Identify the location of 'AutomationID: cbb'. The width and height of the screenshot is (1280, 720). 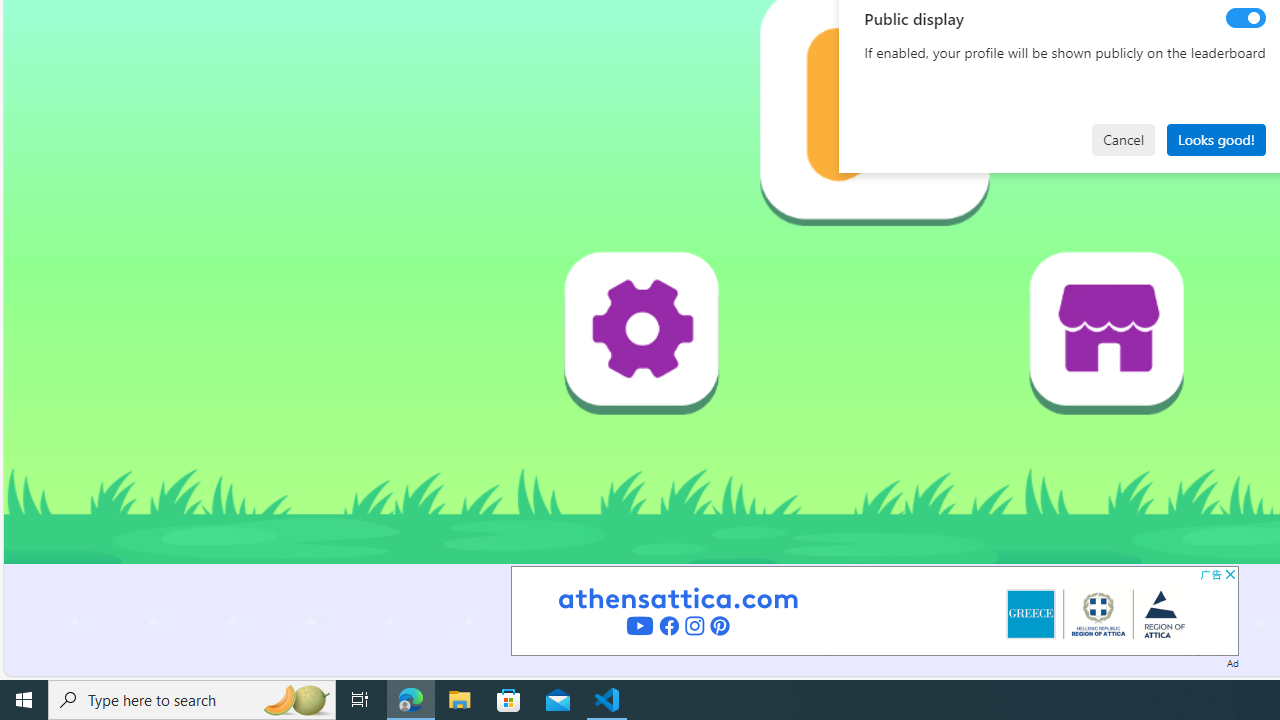
(1229, 574).